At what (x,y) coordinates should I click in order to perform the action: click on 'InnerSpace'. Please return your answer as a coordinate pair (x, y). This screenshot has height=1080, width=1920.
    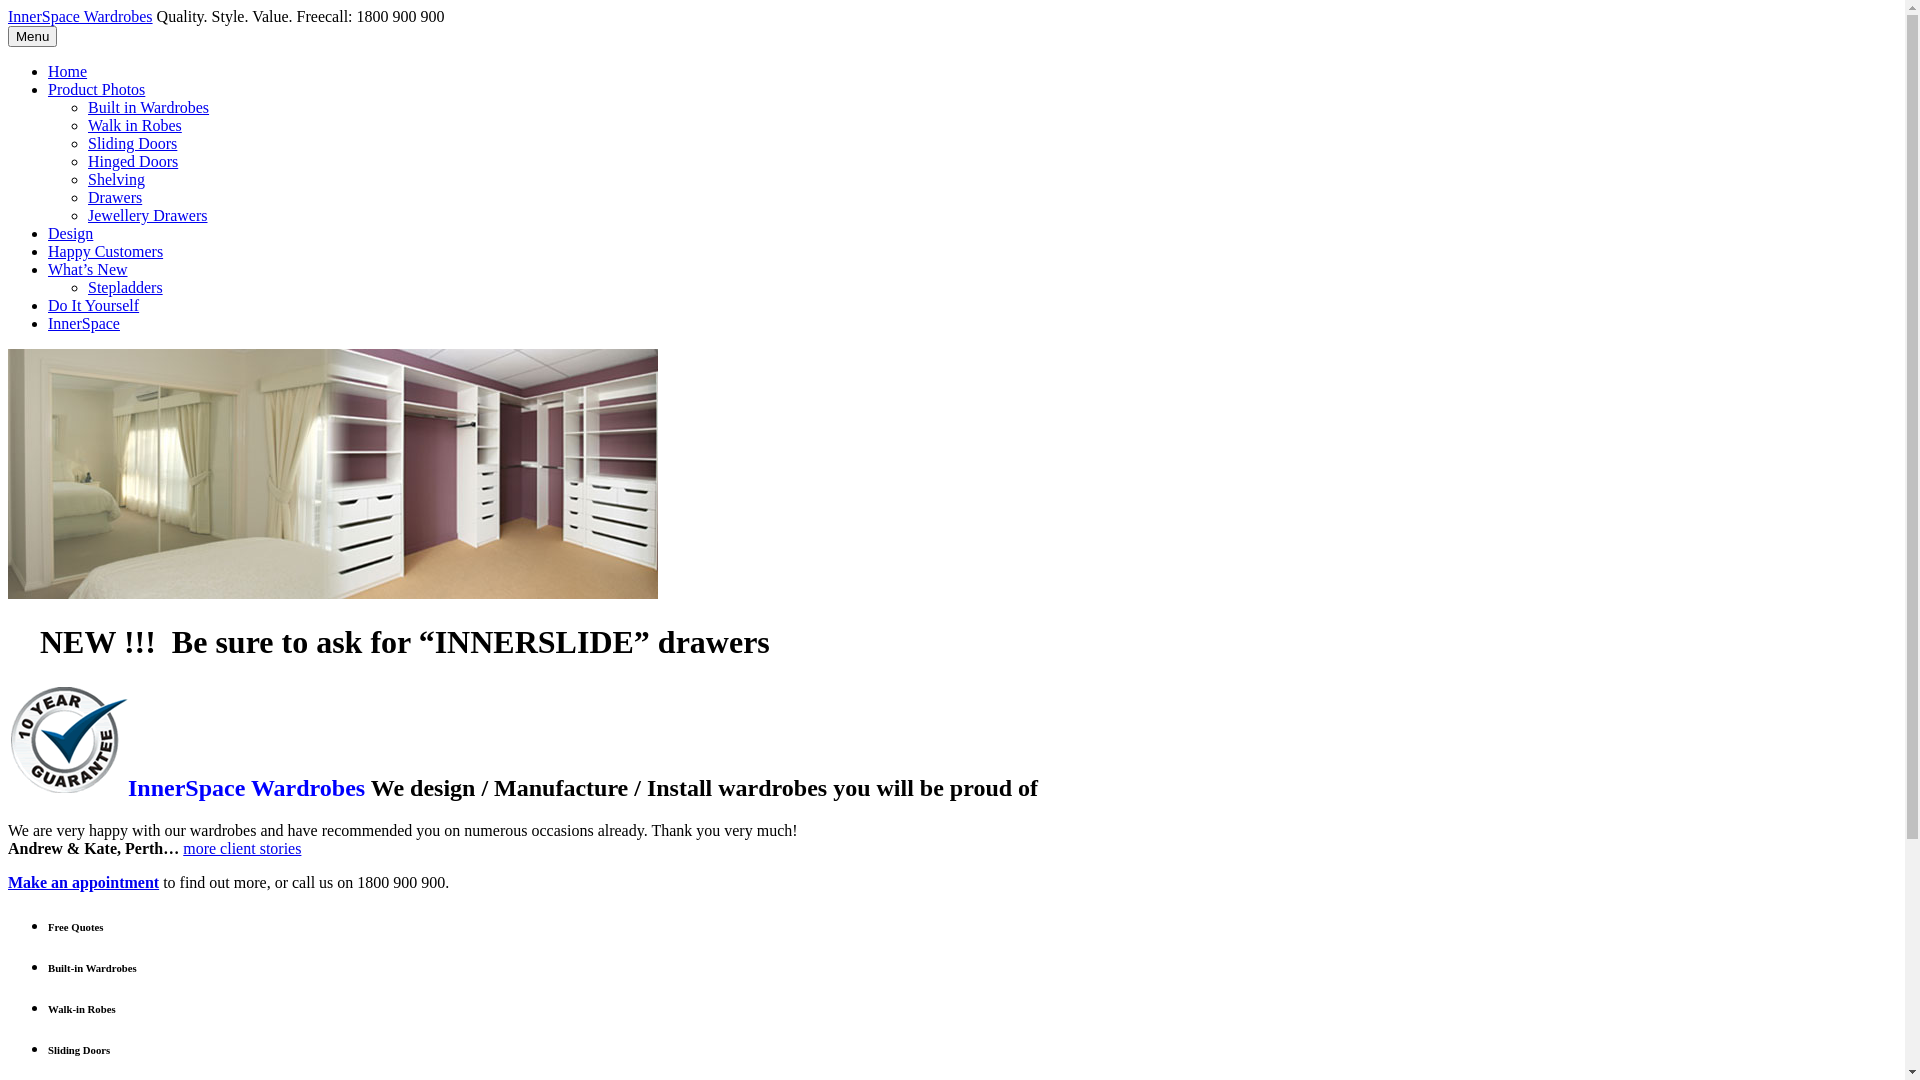
    Looking at the image, I should click on (82, 322).